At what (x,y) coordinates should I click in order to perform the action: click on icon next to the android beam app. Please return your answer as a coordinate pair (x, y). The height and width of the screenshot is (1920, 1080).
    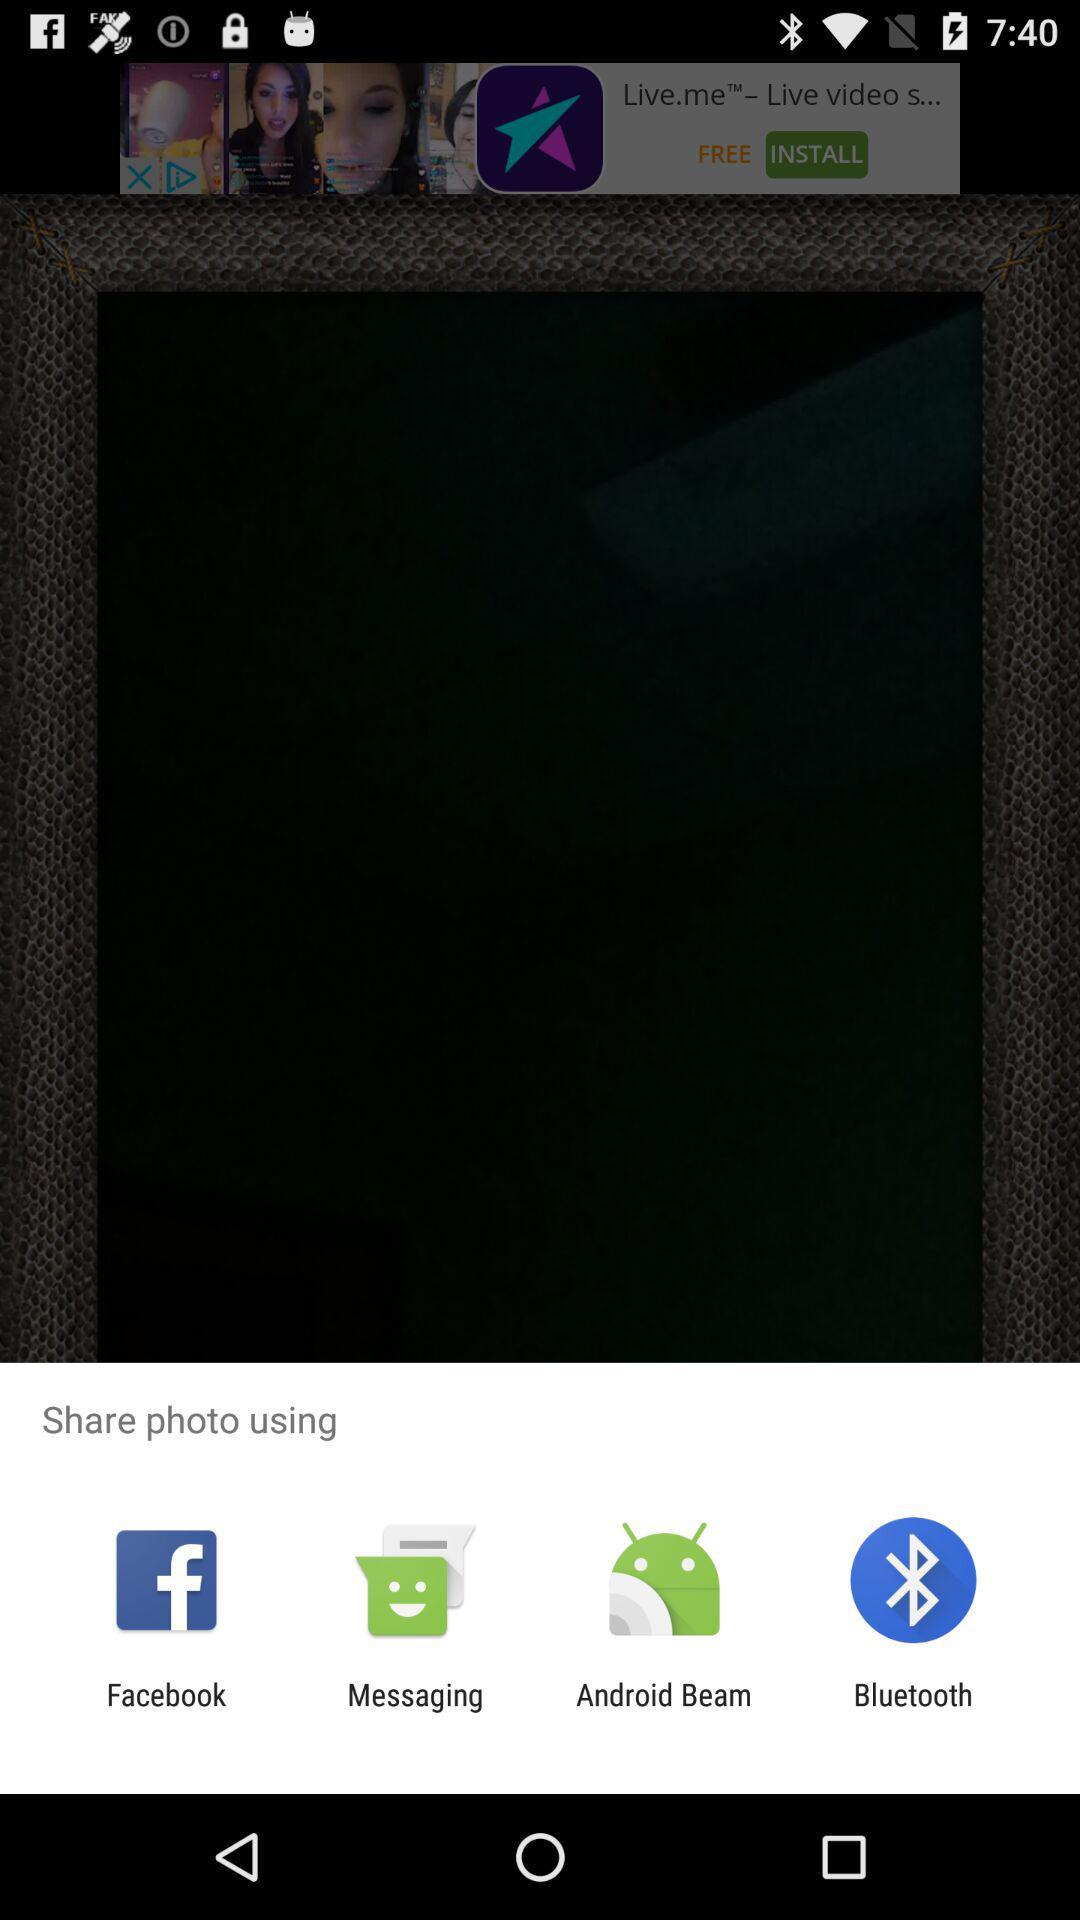
    Looking at the image, I should click on (414, 1711).